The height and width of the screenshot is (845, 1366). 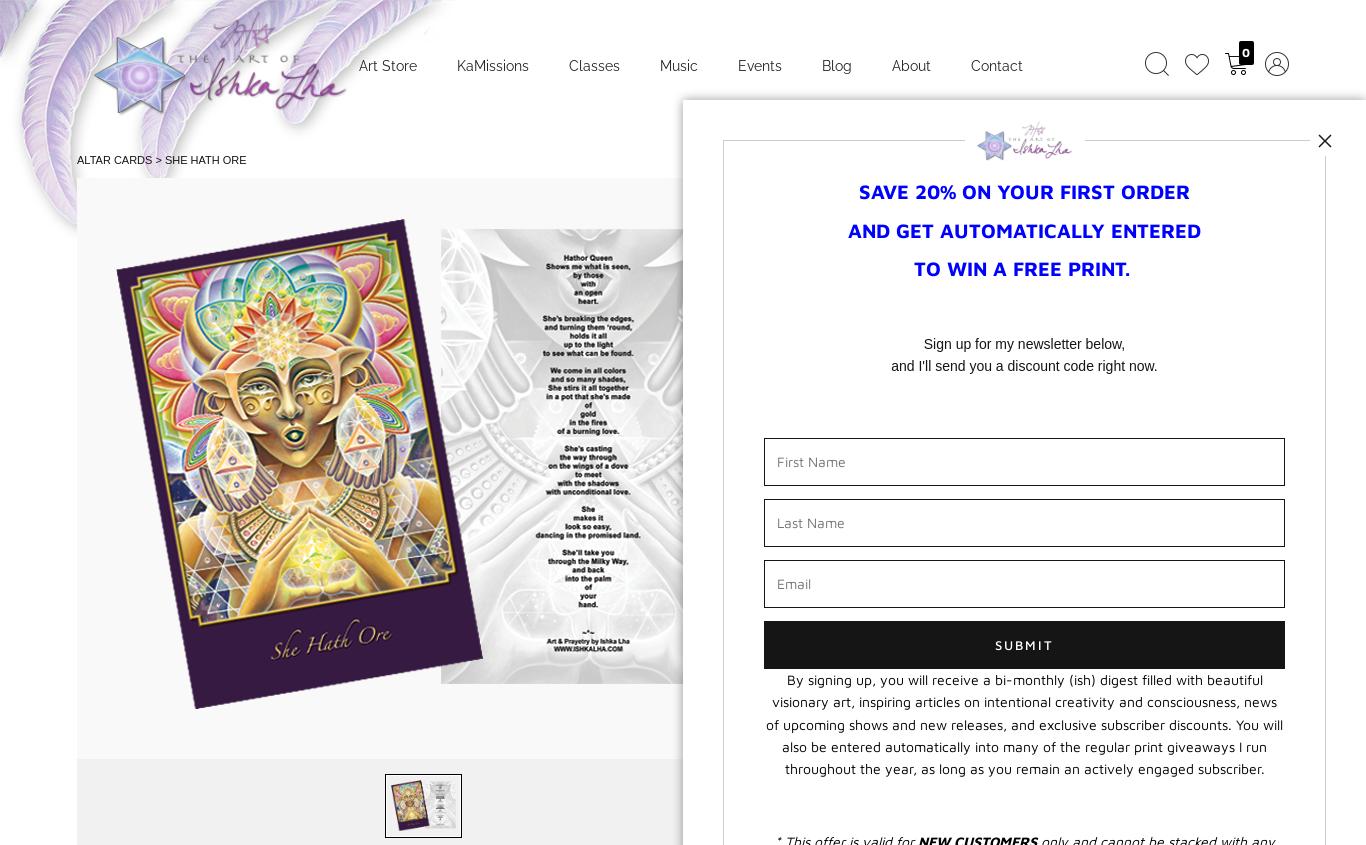 What do you see at coordinates (1178, 105) in the screenshot?
I see `'Next Image'` at bounding box center [1178, 105].